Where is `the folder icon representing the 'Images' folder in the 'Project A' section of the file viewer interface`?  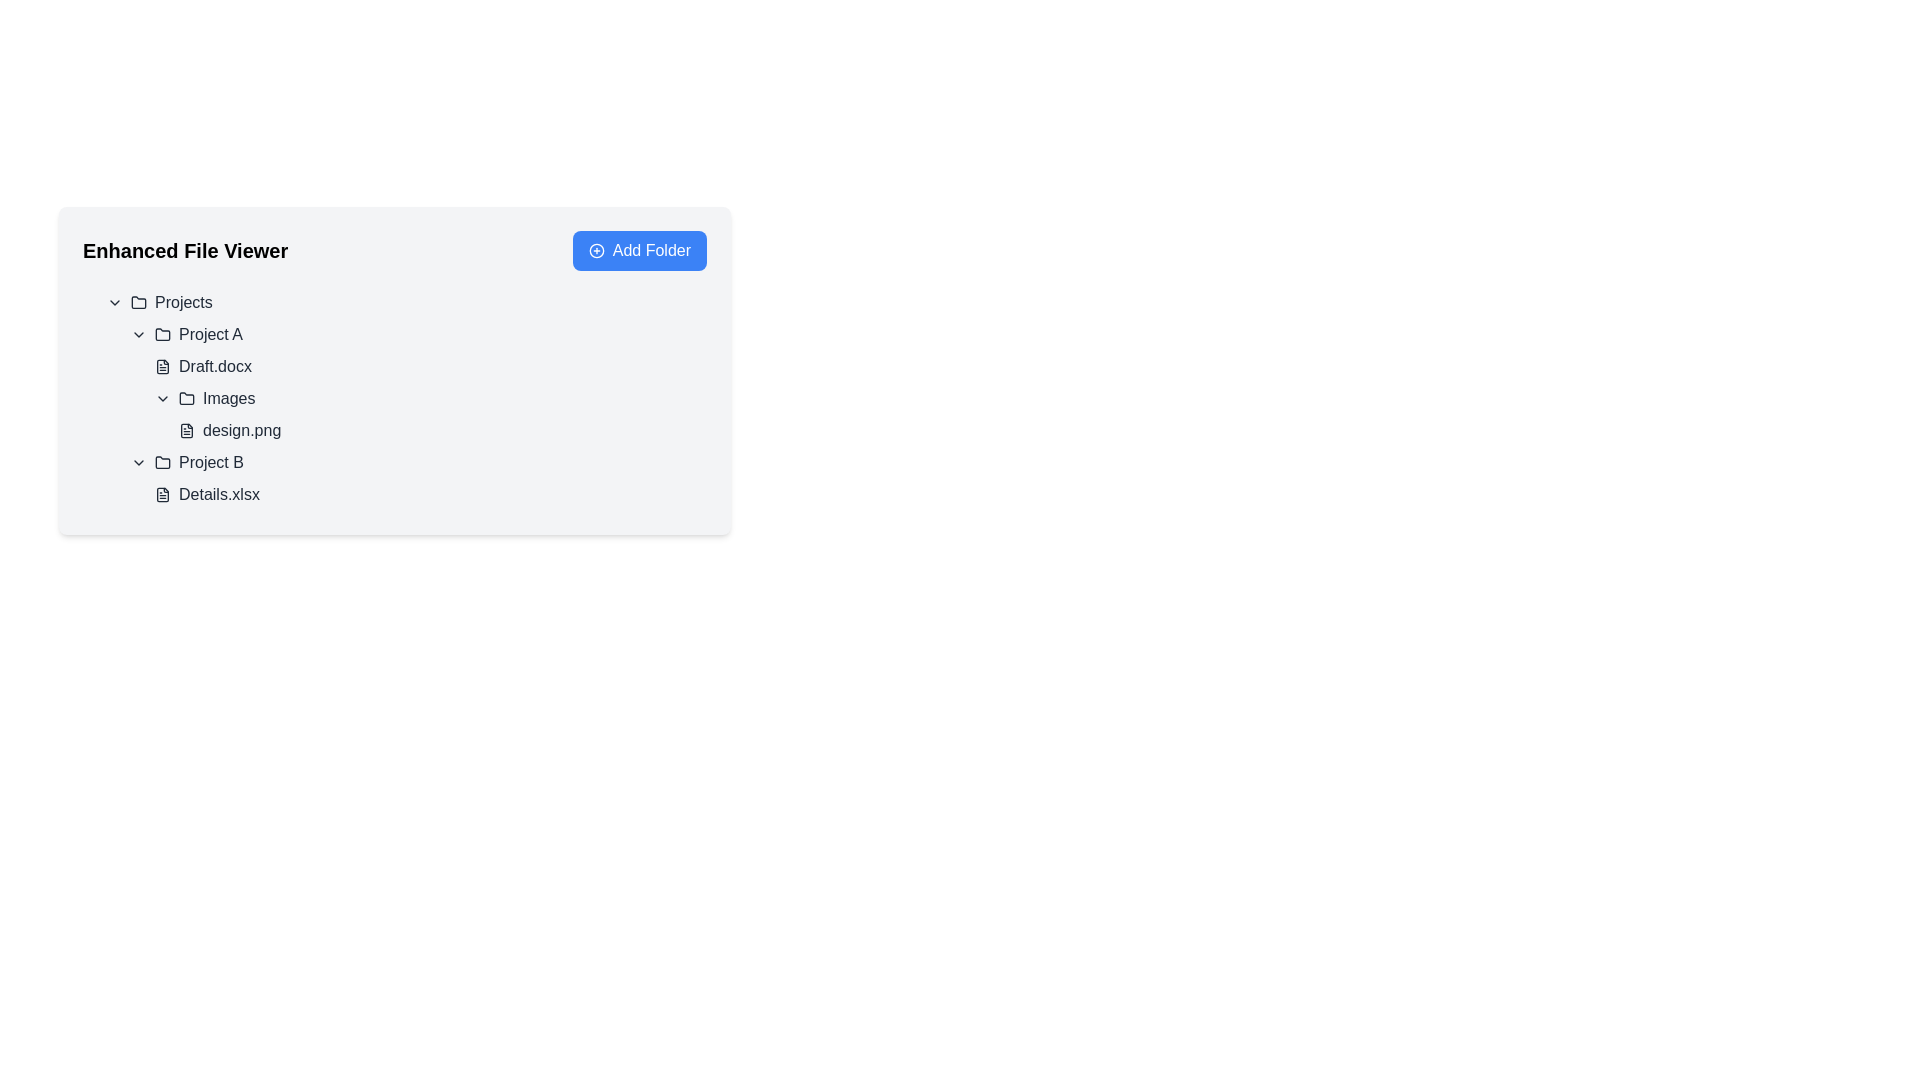
the folder icon representing the 'Images' folder in the 'Project A' section of the file viewer interface is located at coordinates (187, 398).